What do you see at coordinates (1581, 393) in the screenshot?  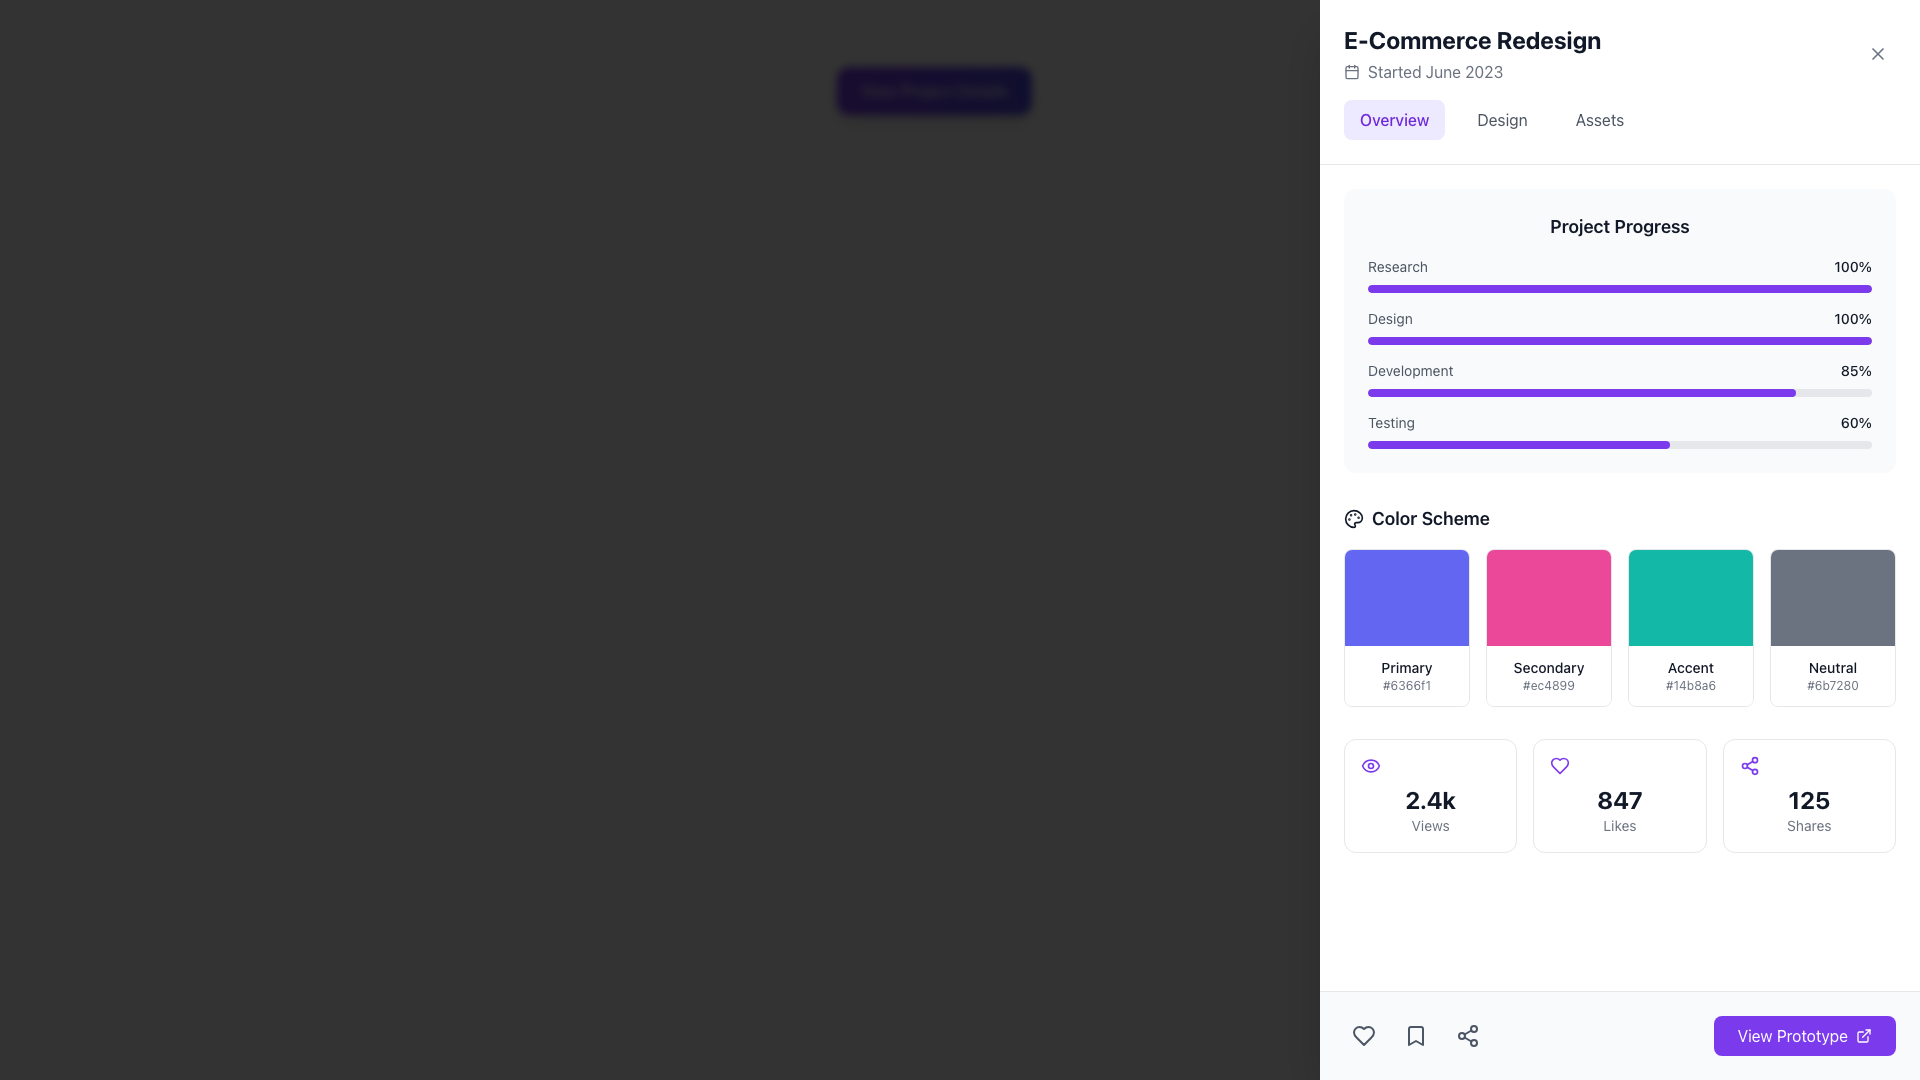 I see `the inner progress bar indicator representing 85% of the 'Development' task in the 'Project Progress' section` at bounding box center [1581, 393].